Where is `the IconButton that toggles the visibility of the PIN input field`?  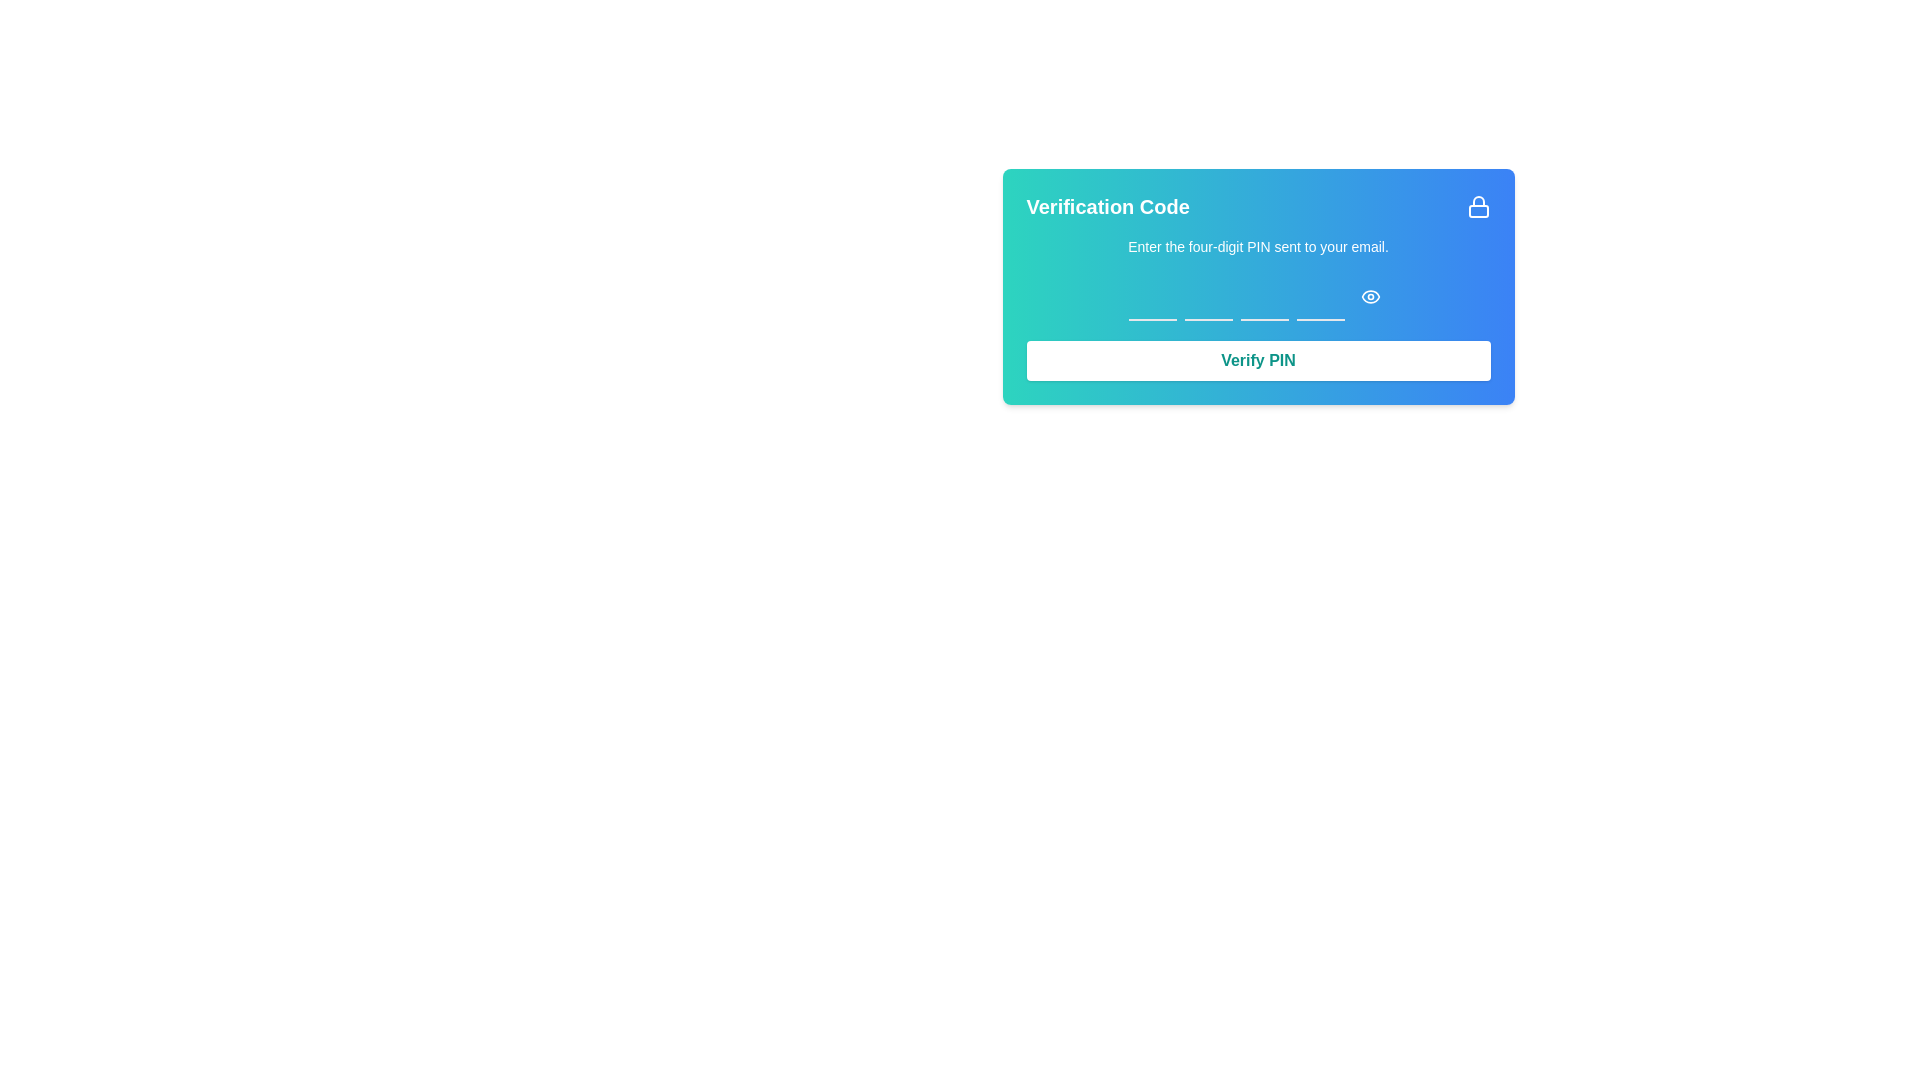 the IconButton that toggles the visibility of the PIN input field is located at coordinates (1369, 297).